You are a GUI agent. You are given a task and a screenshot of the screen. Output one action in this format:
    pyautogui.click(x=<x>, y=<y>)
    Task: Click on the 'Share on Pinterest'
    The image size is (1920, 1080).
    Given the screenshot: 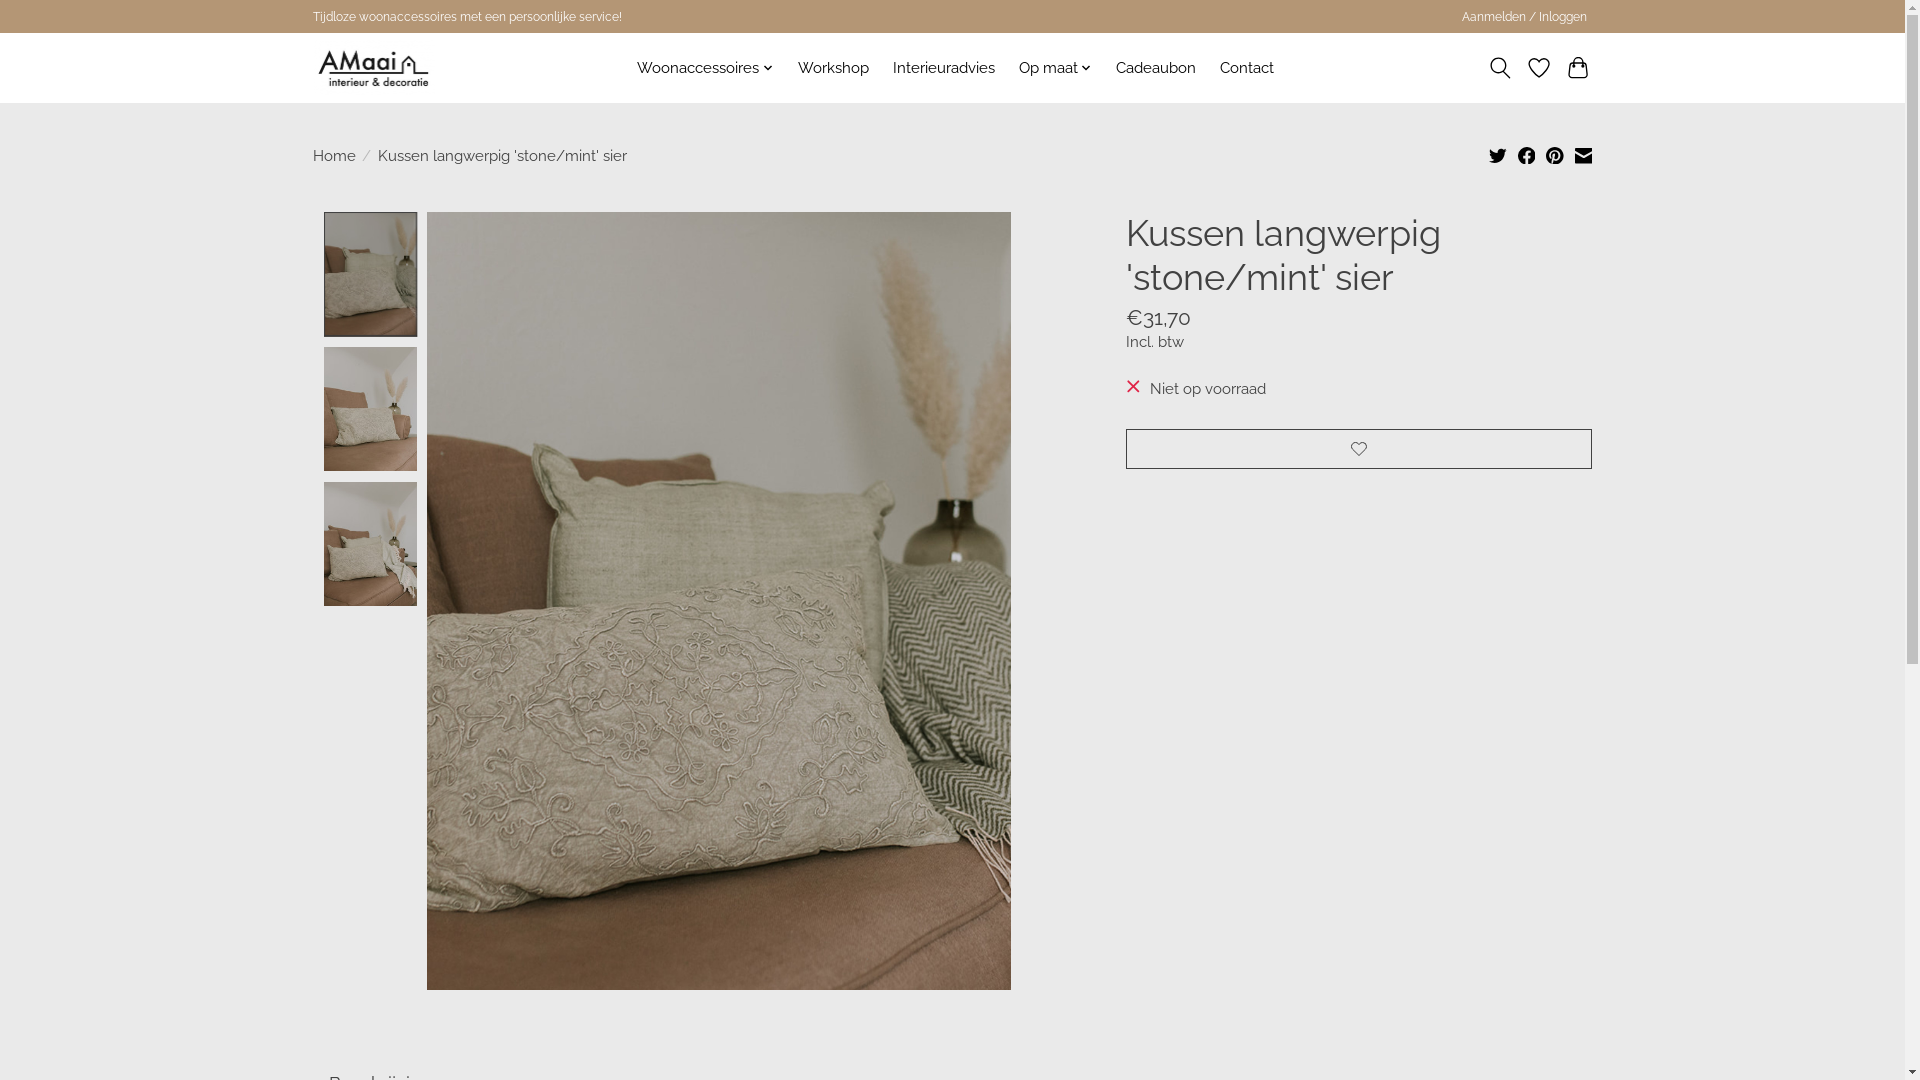 What is the action you would take?
    pyautogui.click(x=1554, y=156)
    